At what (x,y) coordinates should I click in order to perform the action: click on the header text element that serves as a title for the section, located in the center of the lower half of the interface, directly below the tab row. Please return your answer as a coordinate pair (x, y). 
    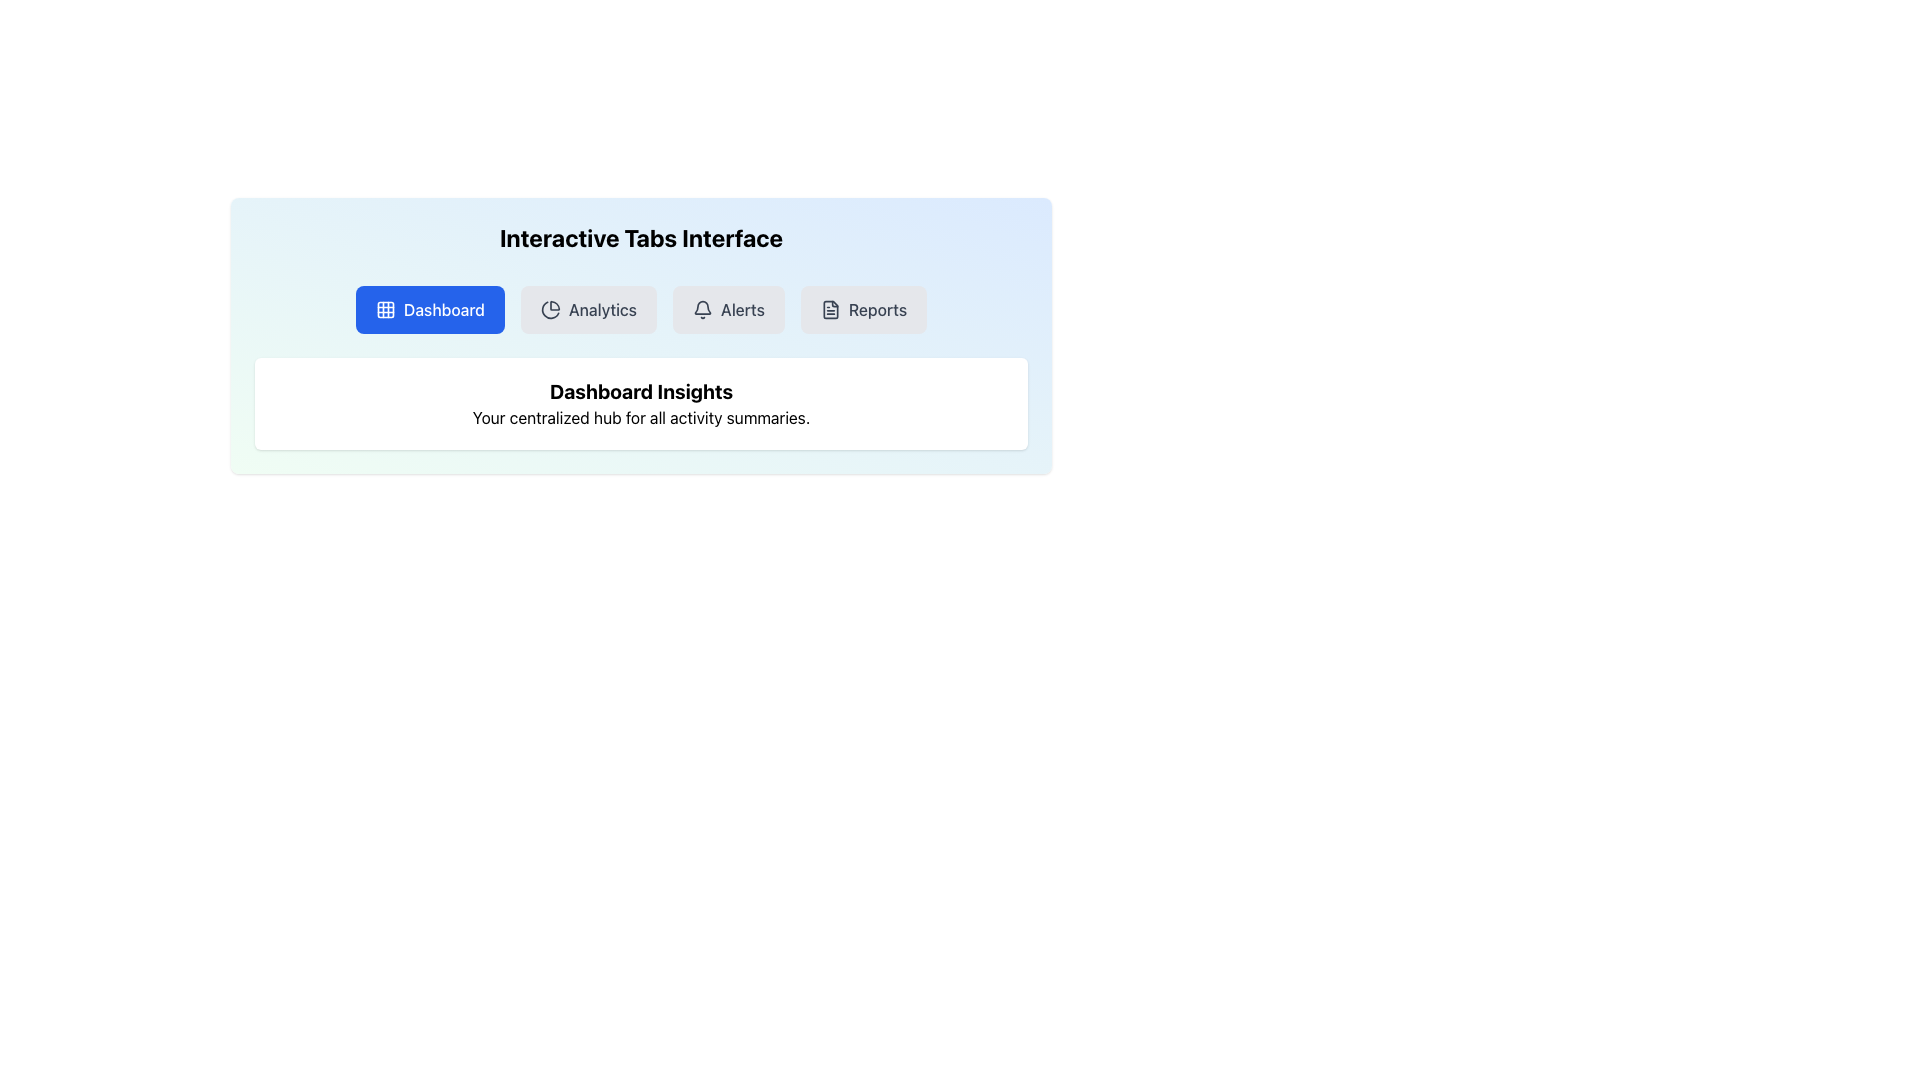
    Looking at the image, I should click on (641, 392).